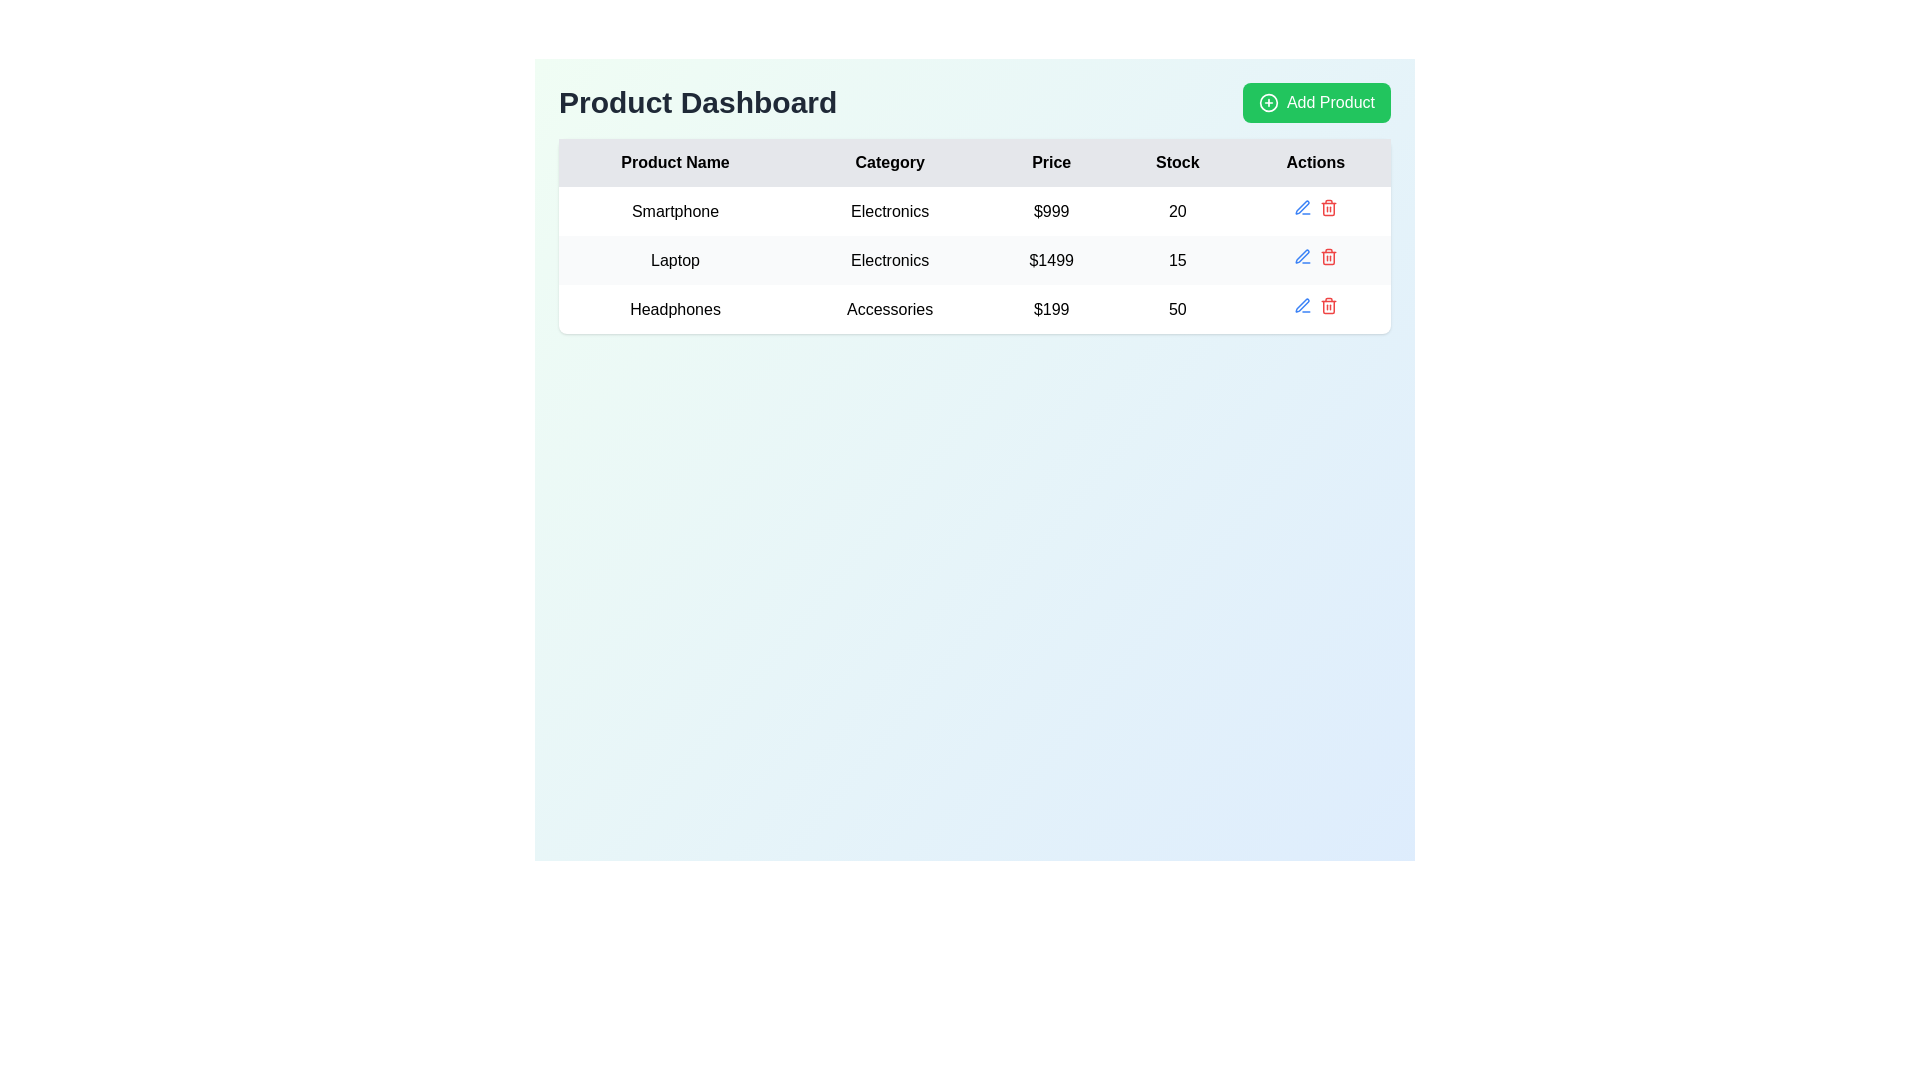 The width and height of the screenshot is (1920, 1080). Describe the element at coordinates (698, 103) in the screenshot. I see `the bold heading 'Product Dashboard' located at the top-left section of the page` at that location.